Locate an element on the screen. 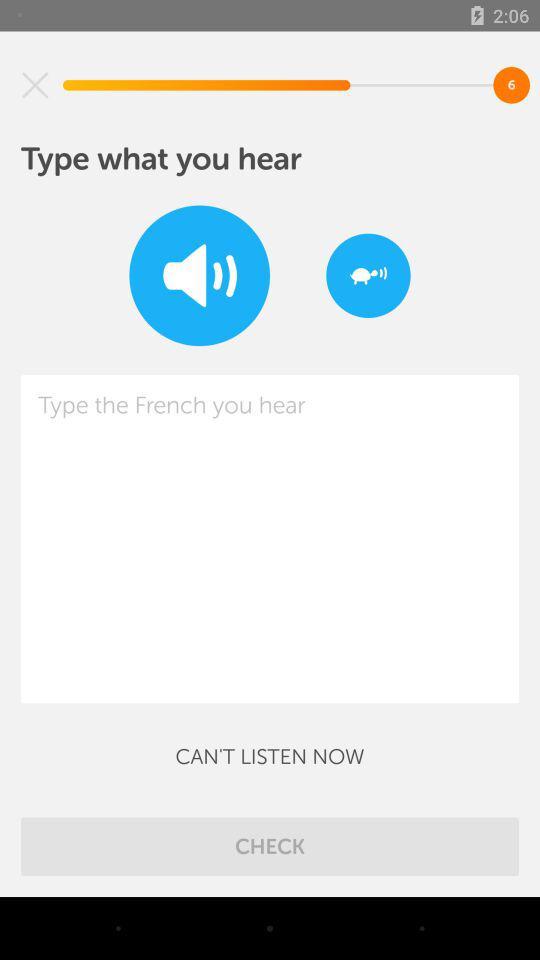  item at the top left corner is located at coordinates (35, 85).